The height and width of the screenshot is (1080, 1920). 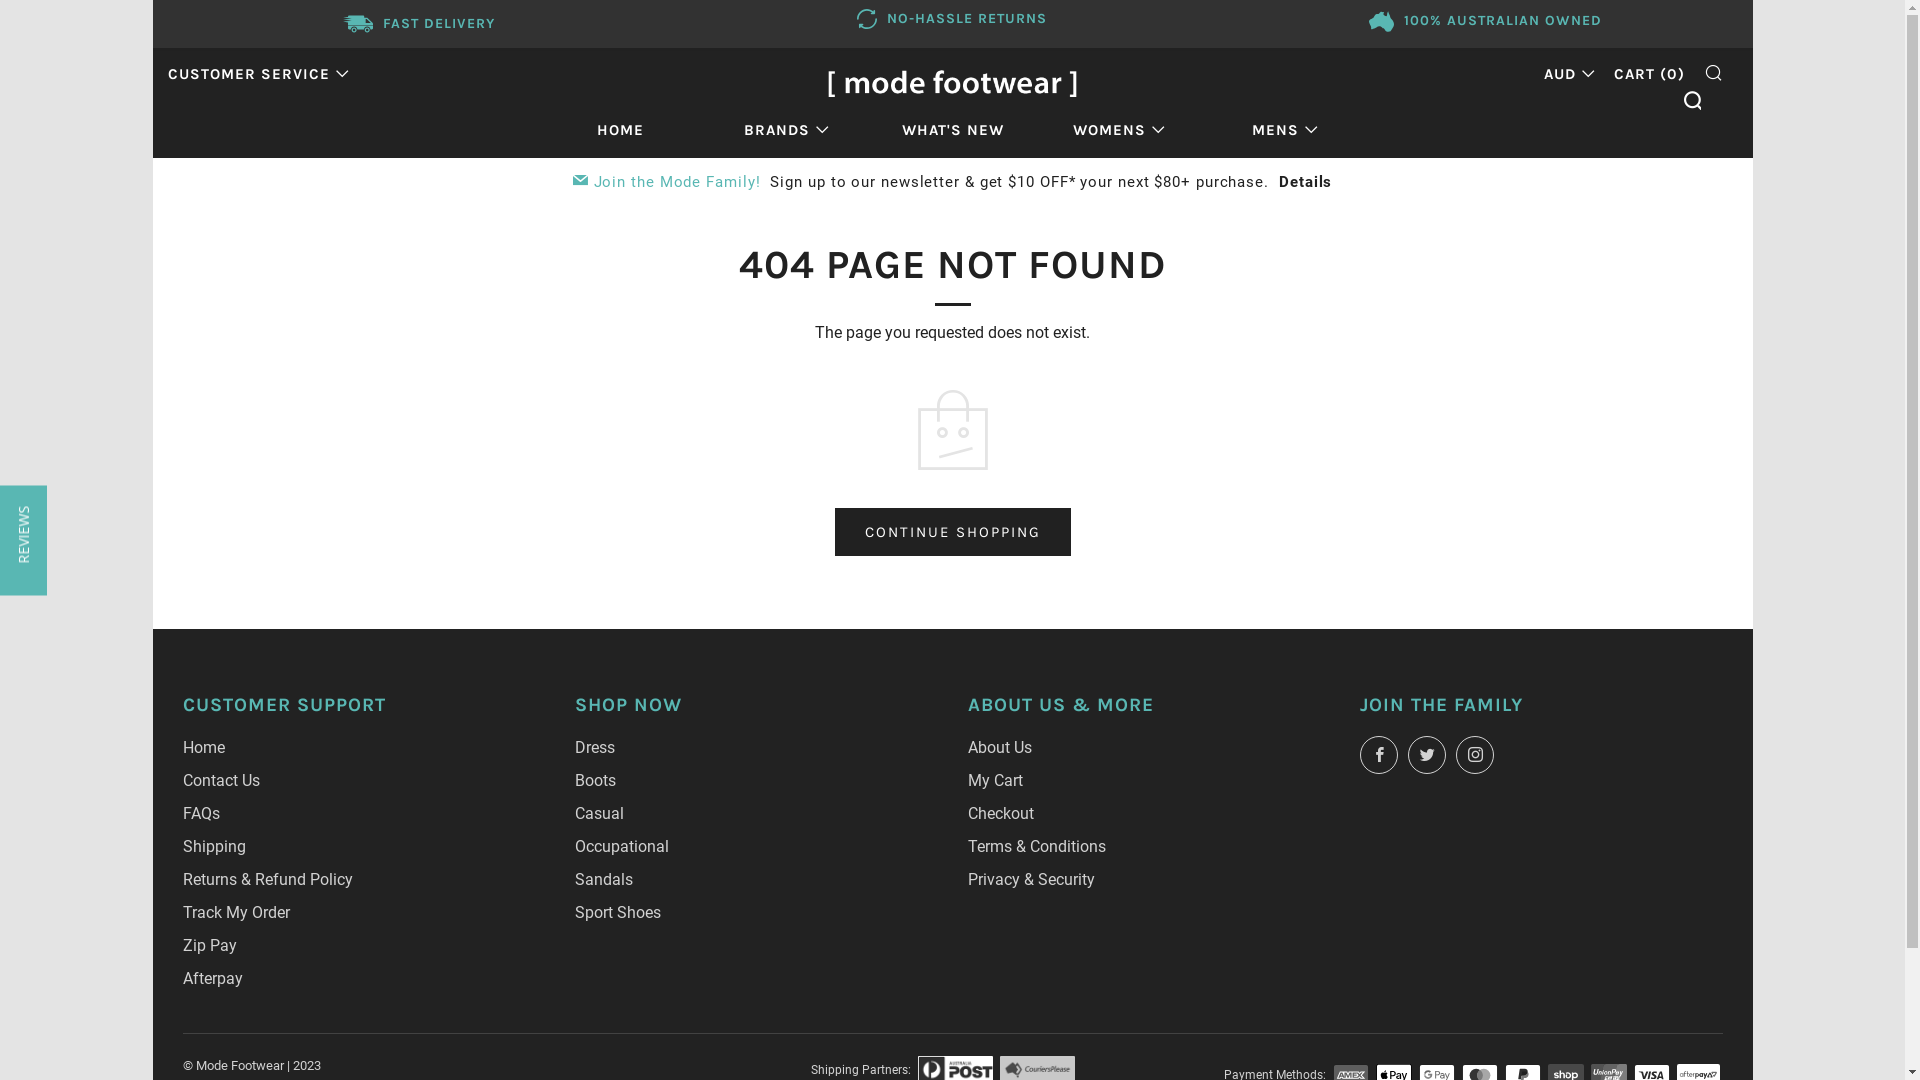 What do you see at coordinates (619, 130) in the screenshot?
I see `'HOME'` at bounding box center [619, 130].